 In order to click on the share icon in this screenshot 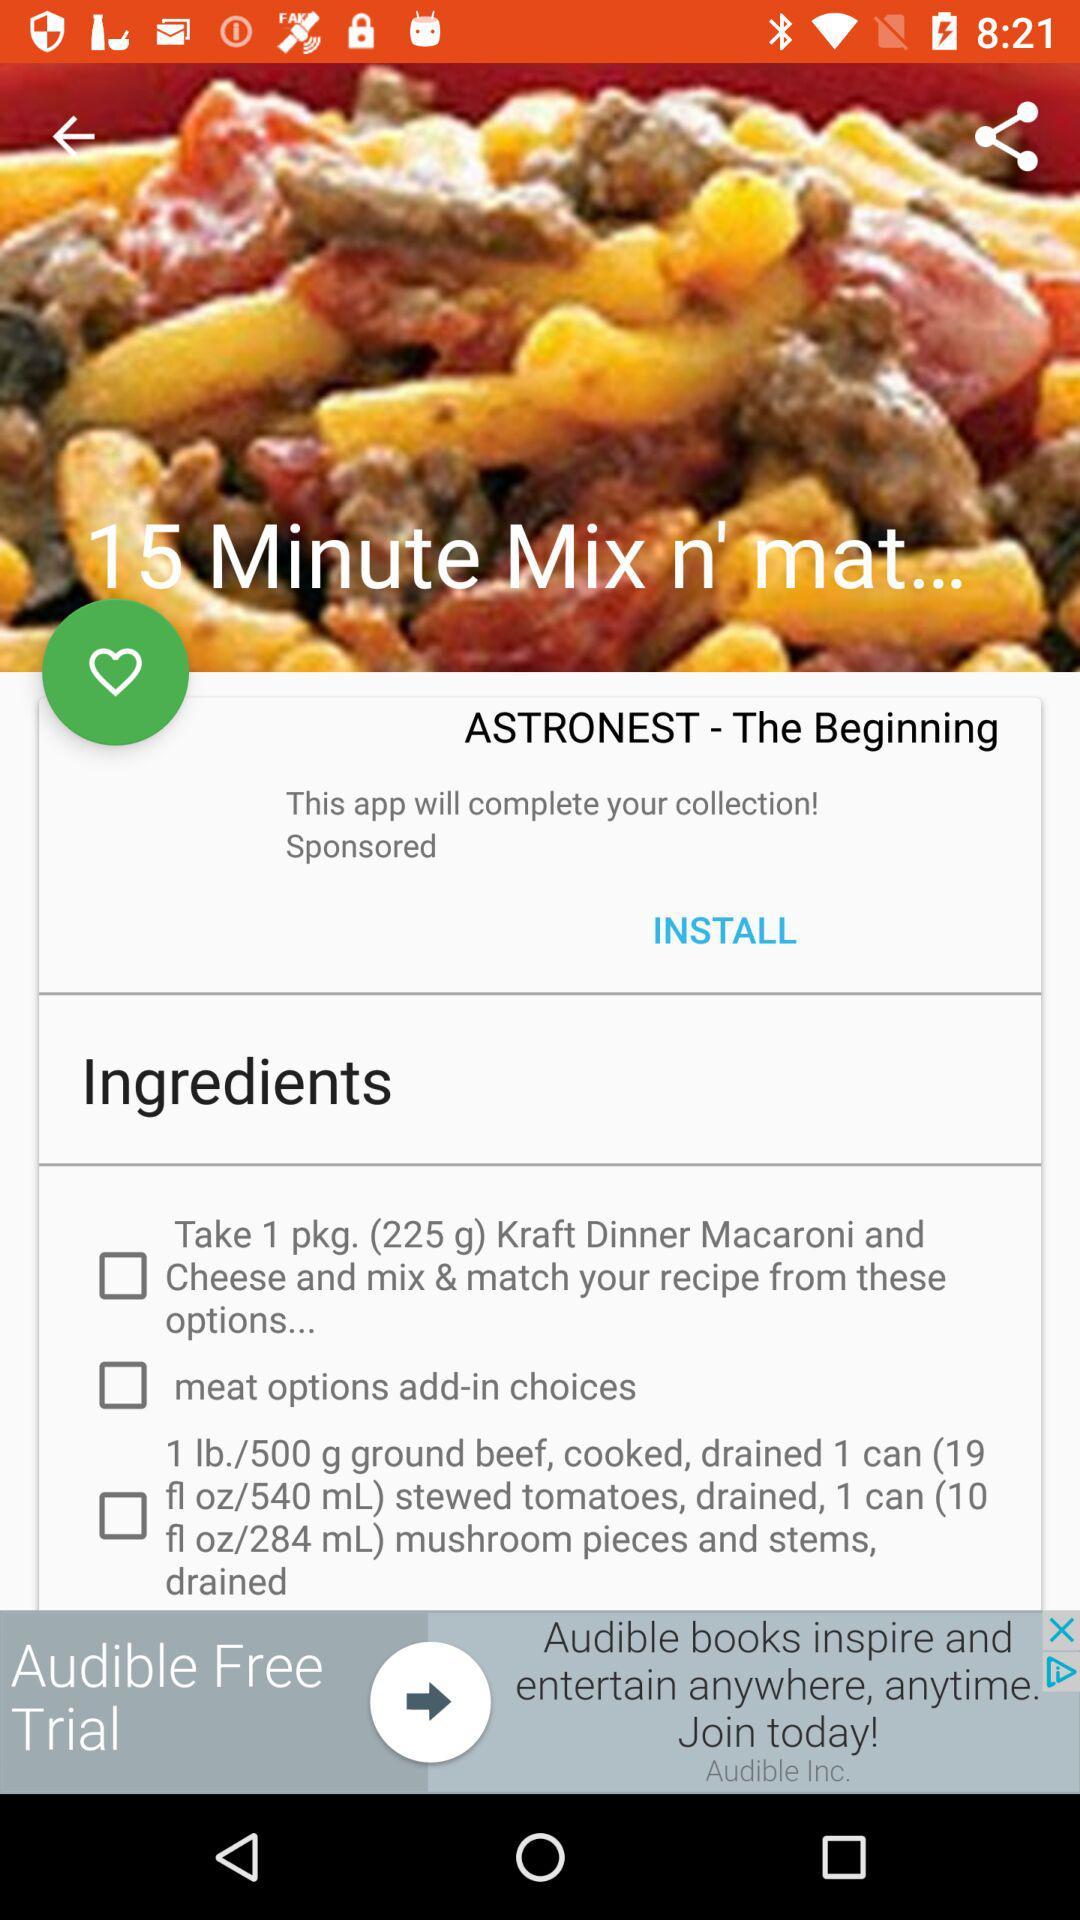, I will do `click(1006, 136)`.